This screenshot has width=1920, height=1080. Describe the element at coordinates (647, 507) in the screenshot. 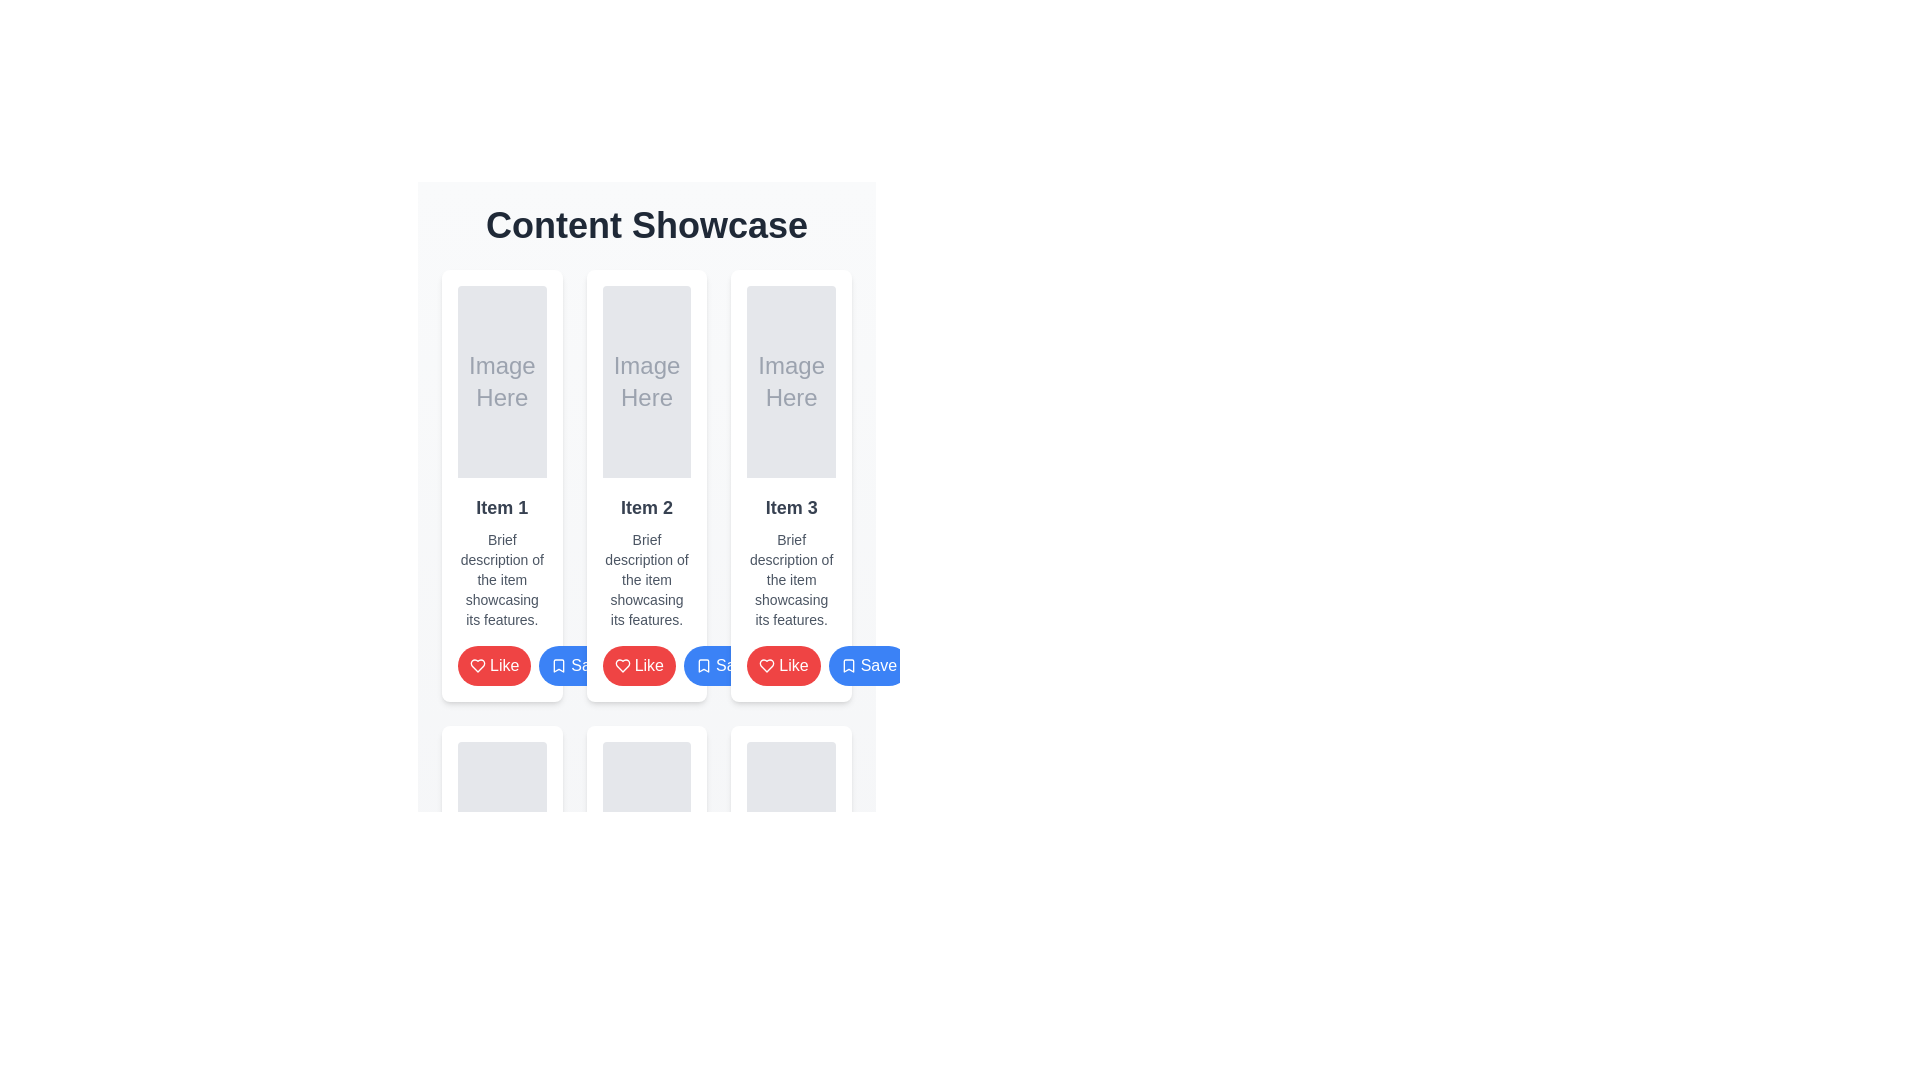

I see `text label that prominently displays 'Item 2' in a bold, dark gray font within the central card of a three-column layout` at that location.